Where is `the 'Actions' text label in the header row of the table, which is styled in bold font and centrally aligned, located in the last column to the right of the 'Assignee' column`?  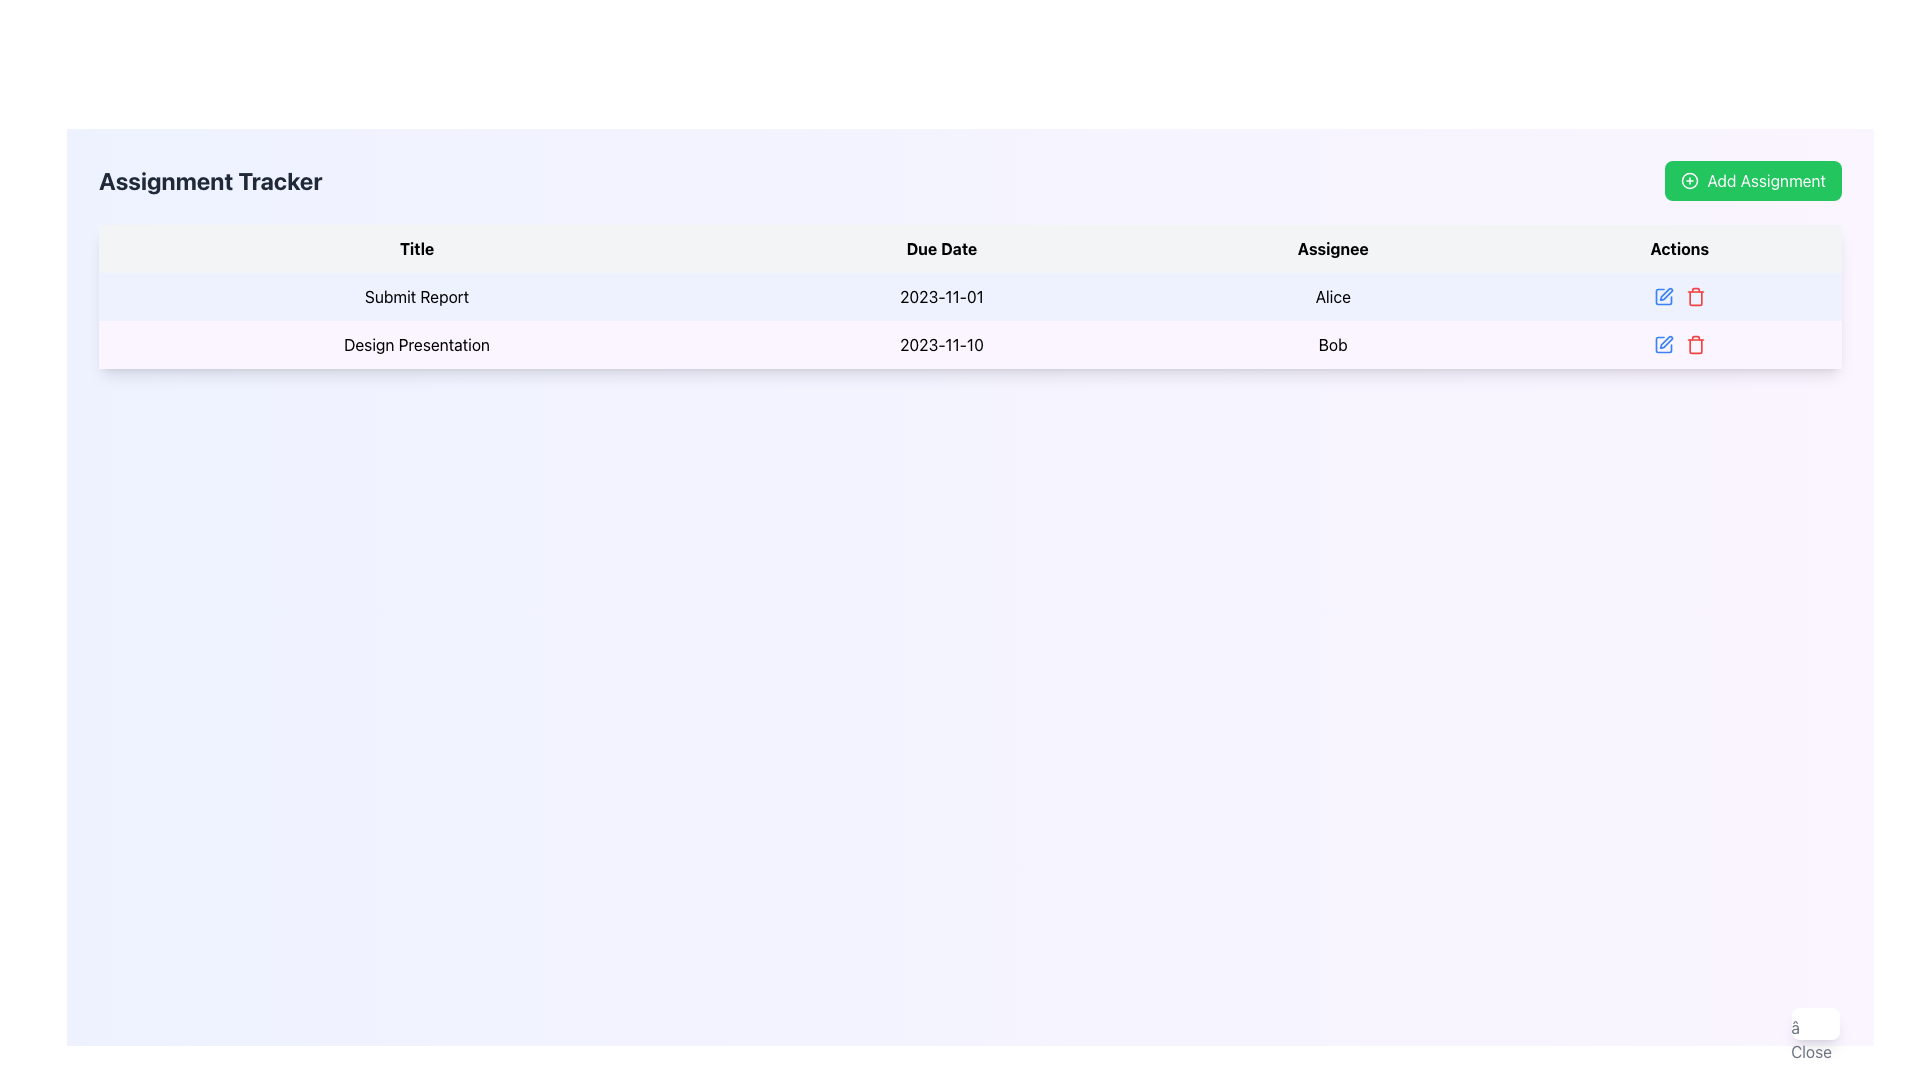
the 'Actions' text label in the header row of the table, which is styled in bold font and centrally aligned, located in the last column to the right of the 'Assignee' column is located at coordinates (1679, 248).